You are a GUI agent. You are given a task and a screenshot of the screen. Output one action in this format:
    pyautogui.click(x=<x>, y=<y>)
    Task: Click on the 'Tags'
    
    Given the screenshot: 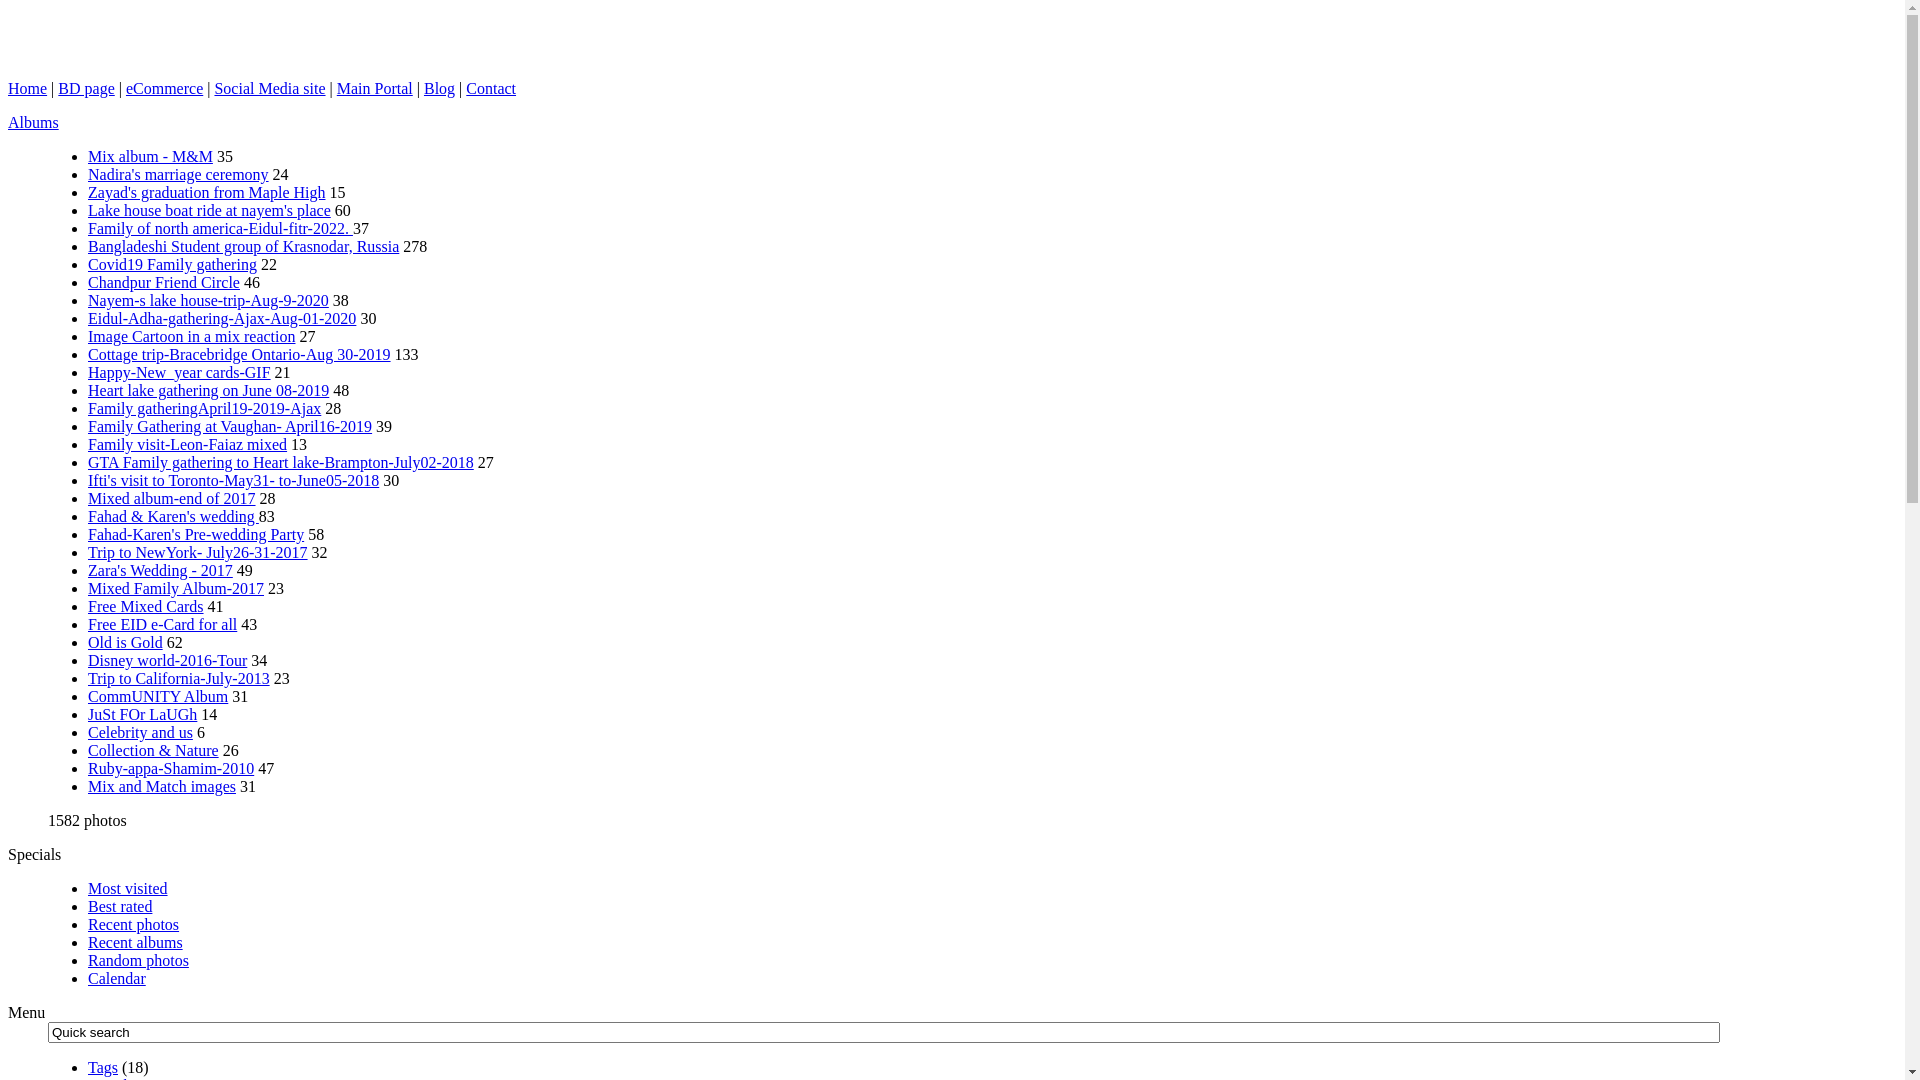 What is the action you would take?
    pyautogui.click(x=101, y=1066)
    